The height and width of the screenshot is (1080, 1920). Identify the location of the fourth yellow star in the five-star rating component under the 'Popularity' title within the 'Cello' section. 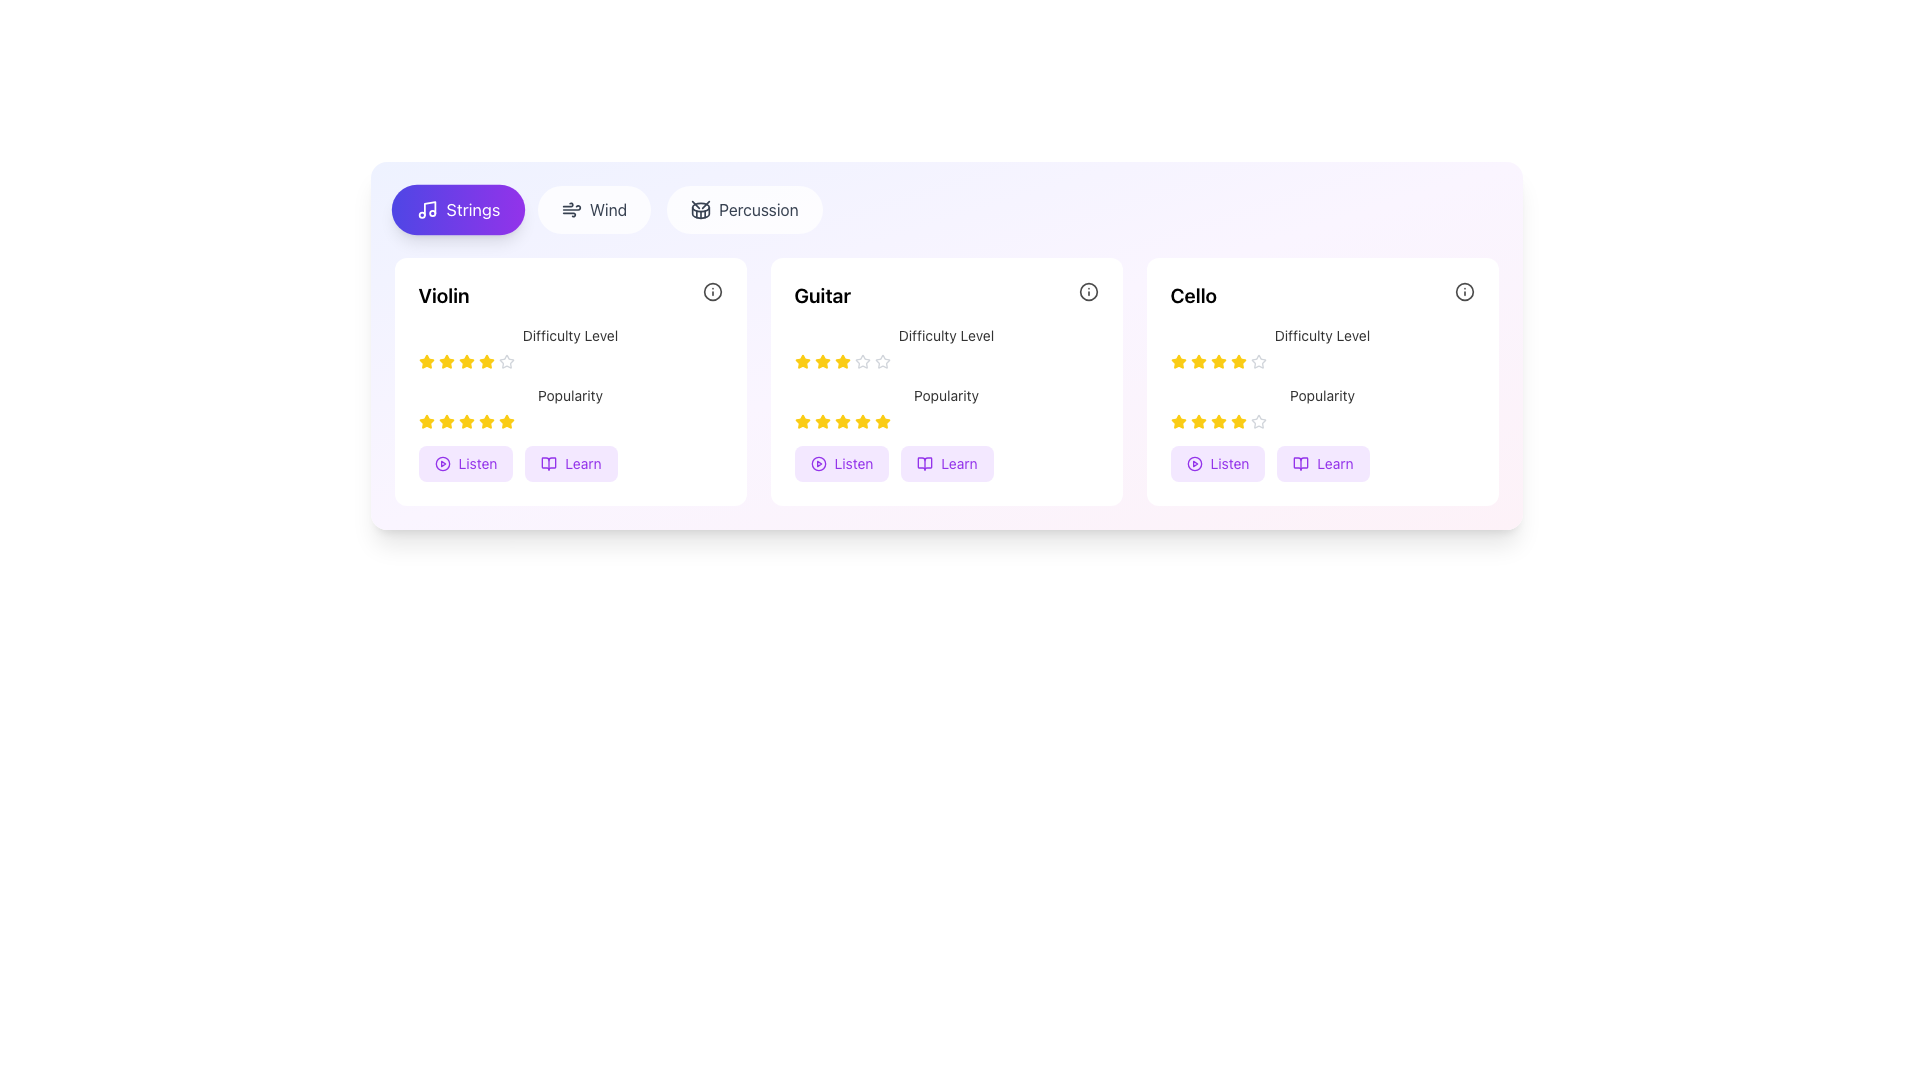
(1237, 419).